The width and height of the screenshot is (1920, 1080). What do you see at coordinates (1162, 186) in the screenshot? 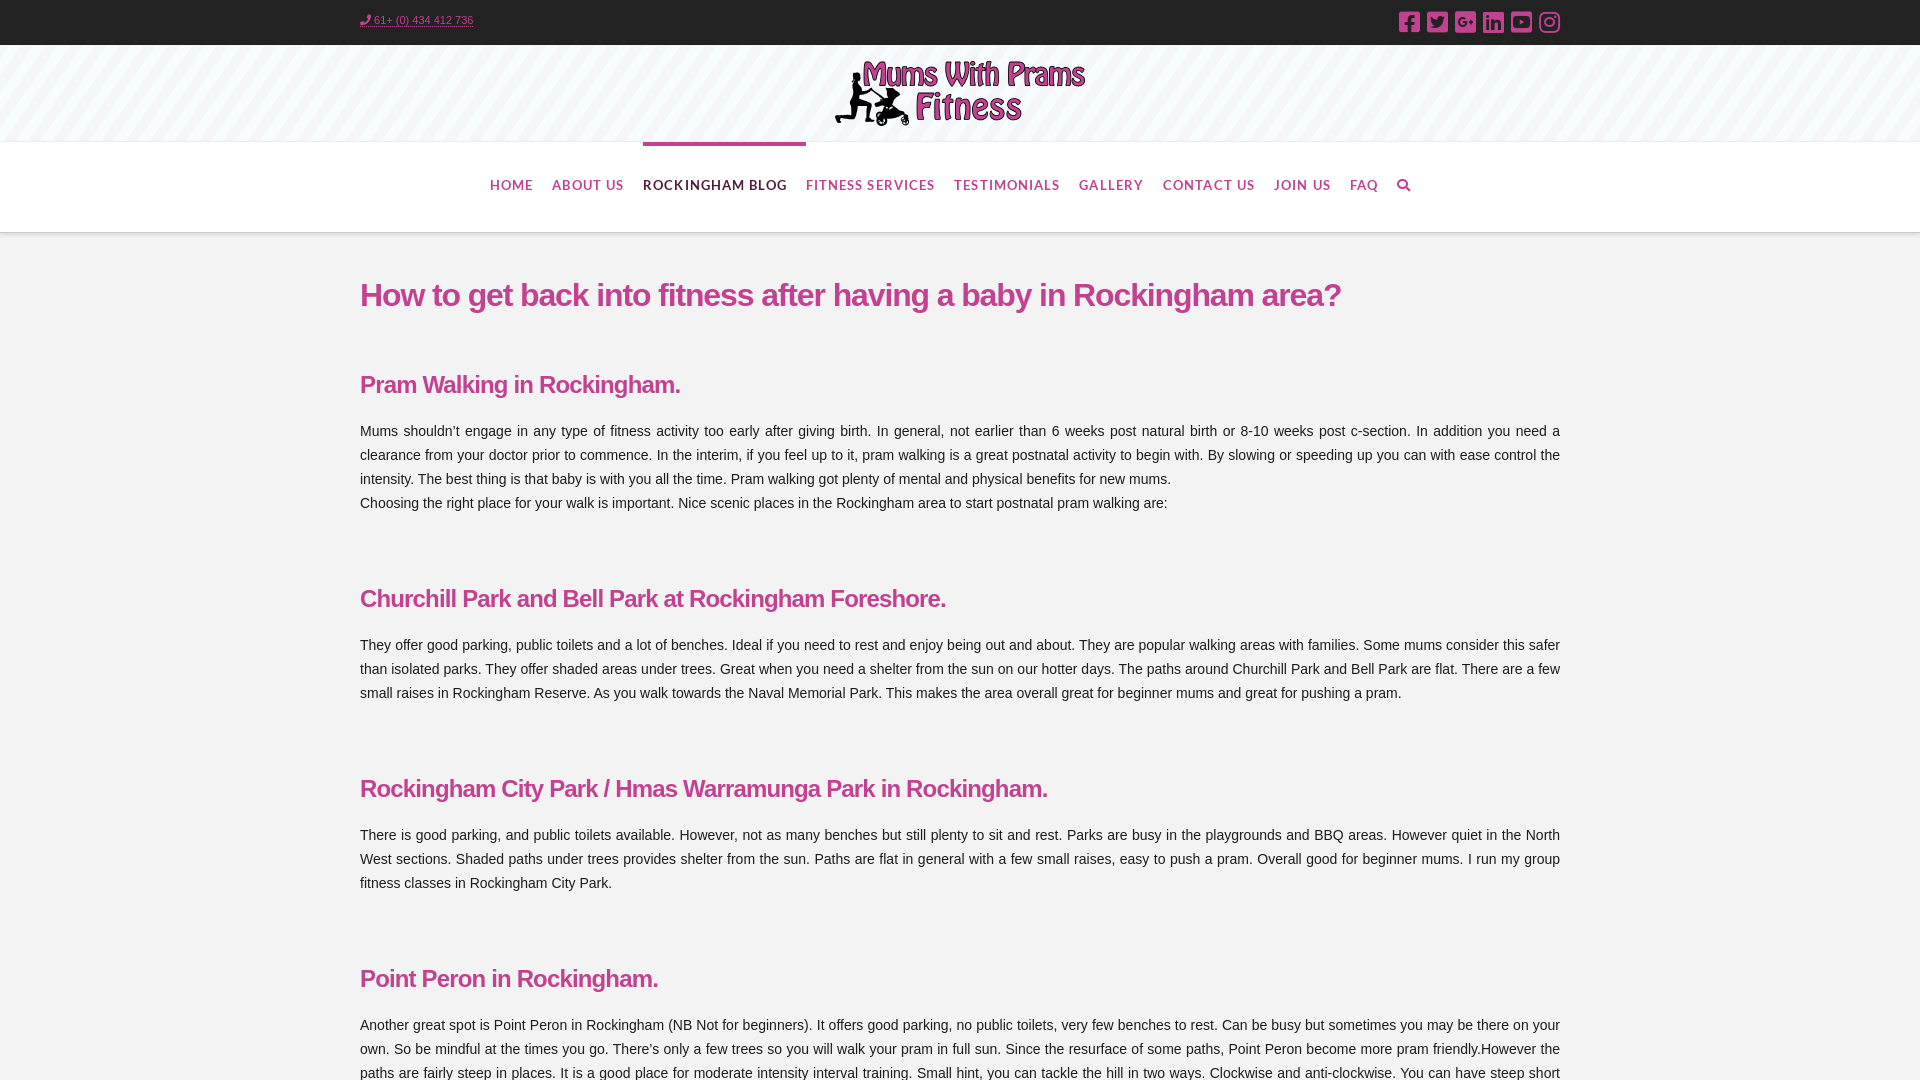
I see `'CONTACT US'` at bounding box center [1162, 186].